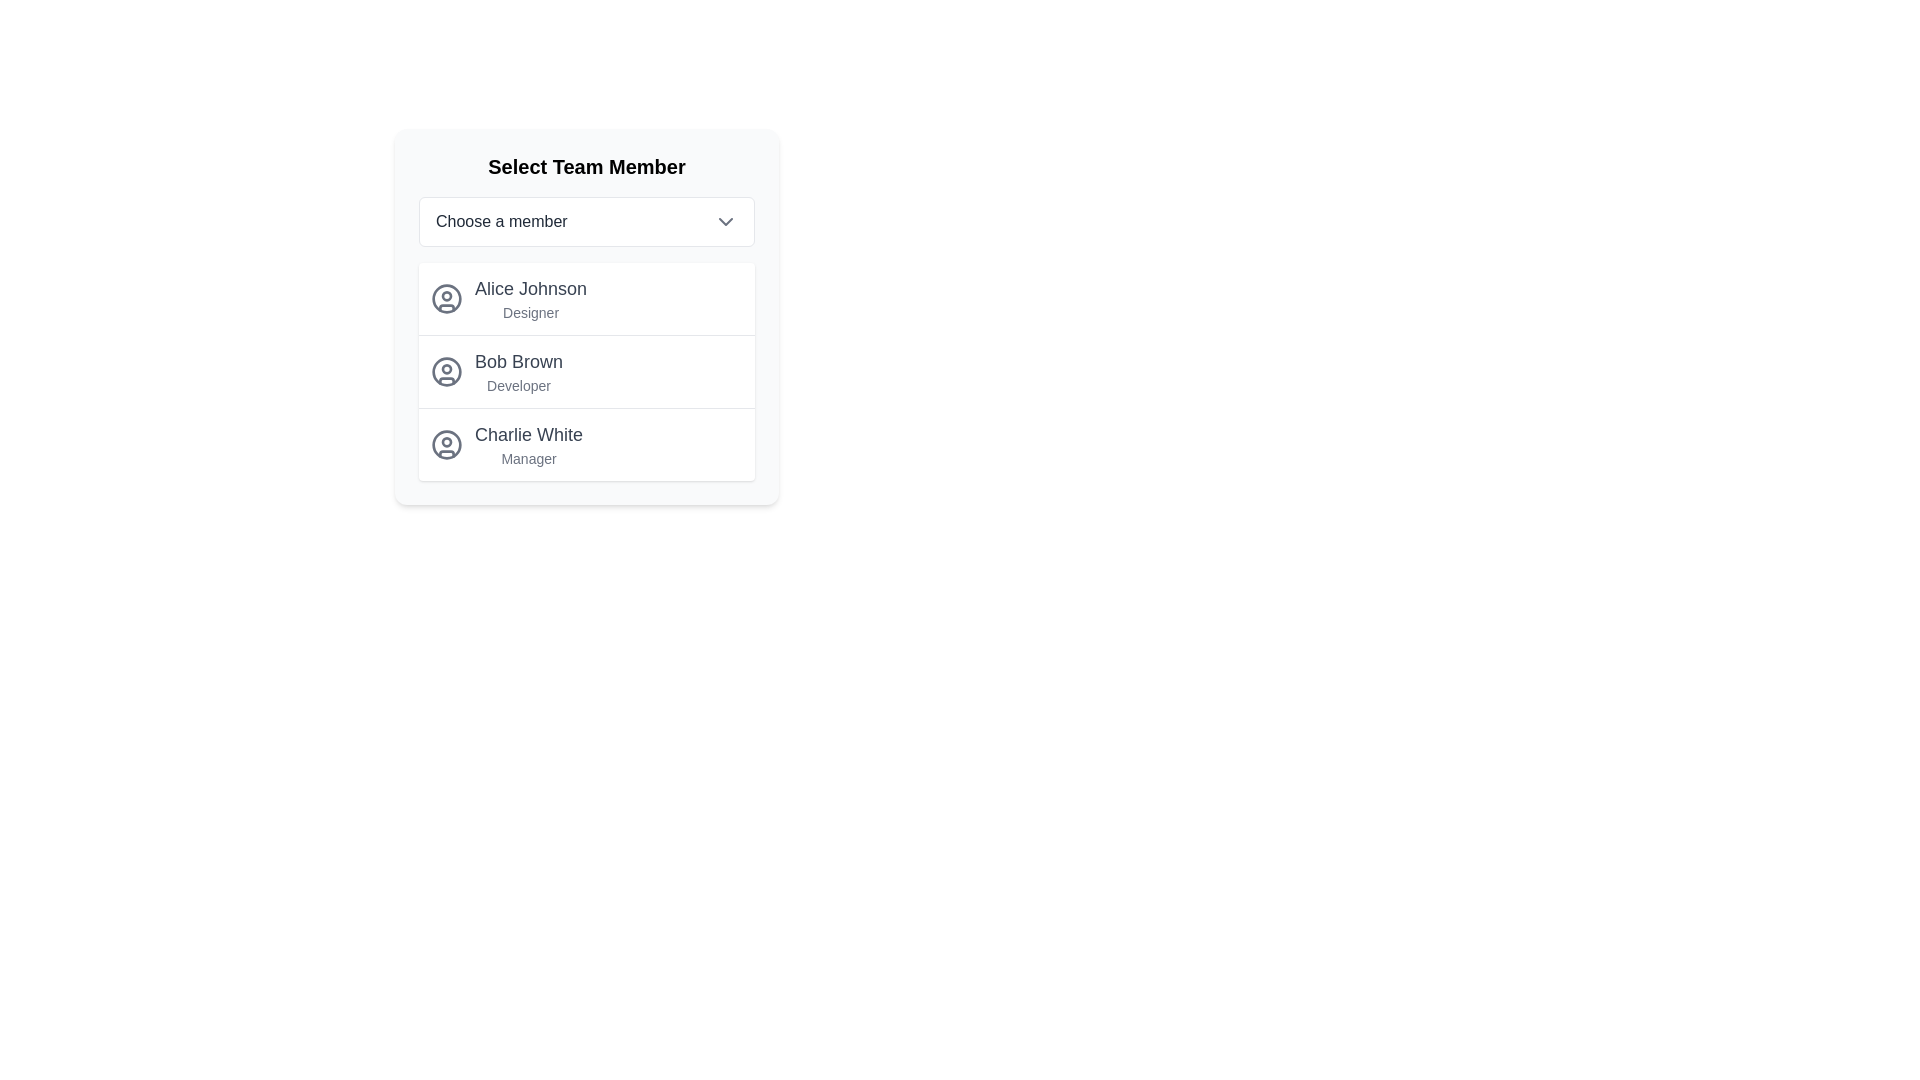 This screenshot has height=1080, width=1920. Describe the element at coordinates (528, 459) in the screenshot. I see `the text label reading 'Manager', which is styled in gray and located directly below 'Charlie White' in the third position of the list` at that location.